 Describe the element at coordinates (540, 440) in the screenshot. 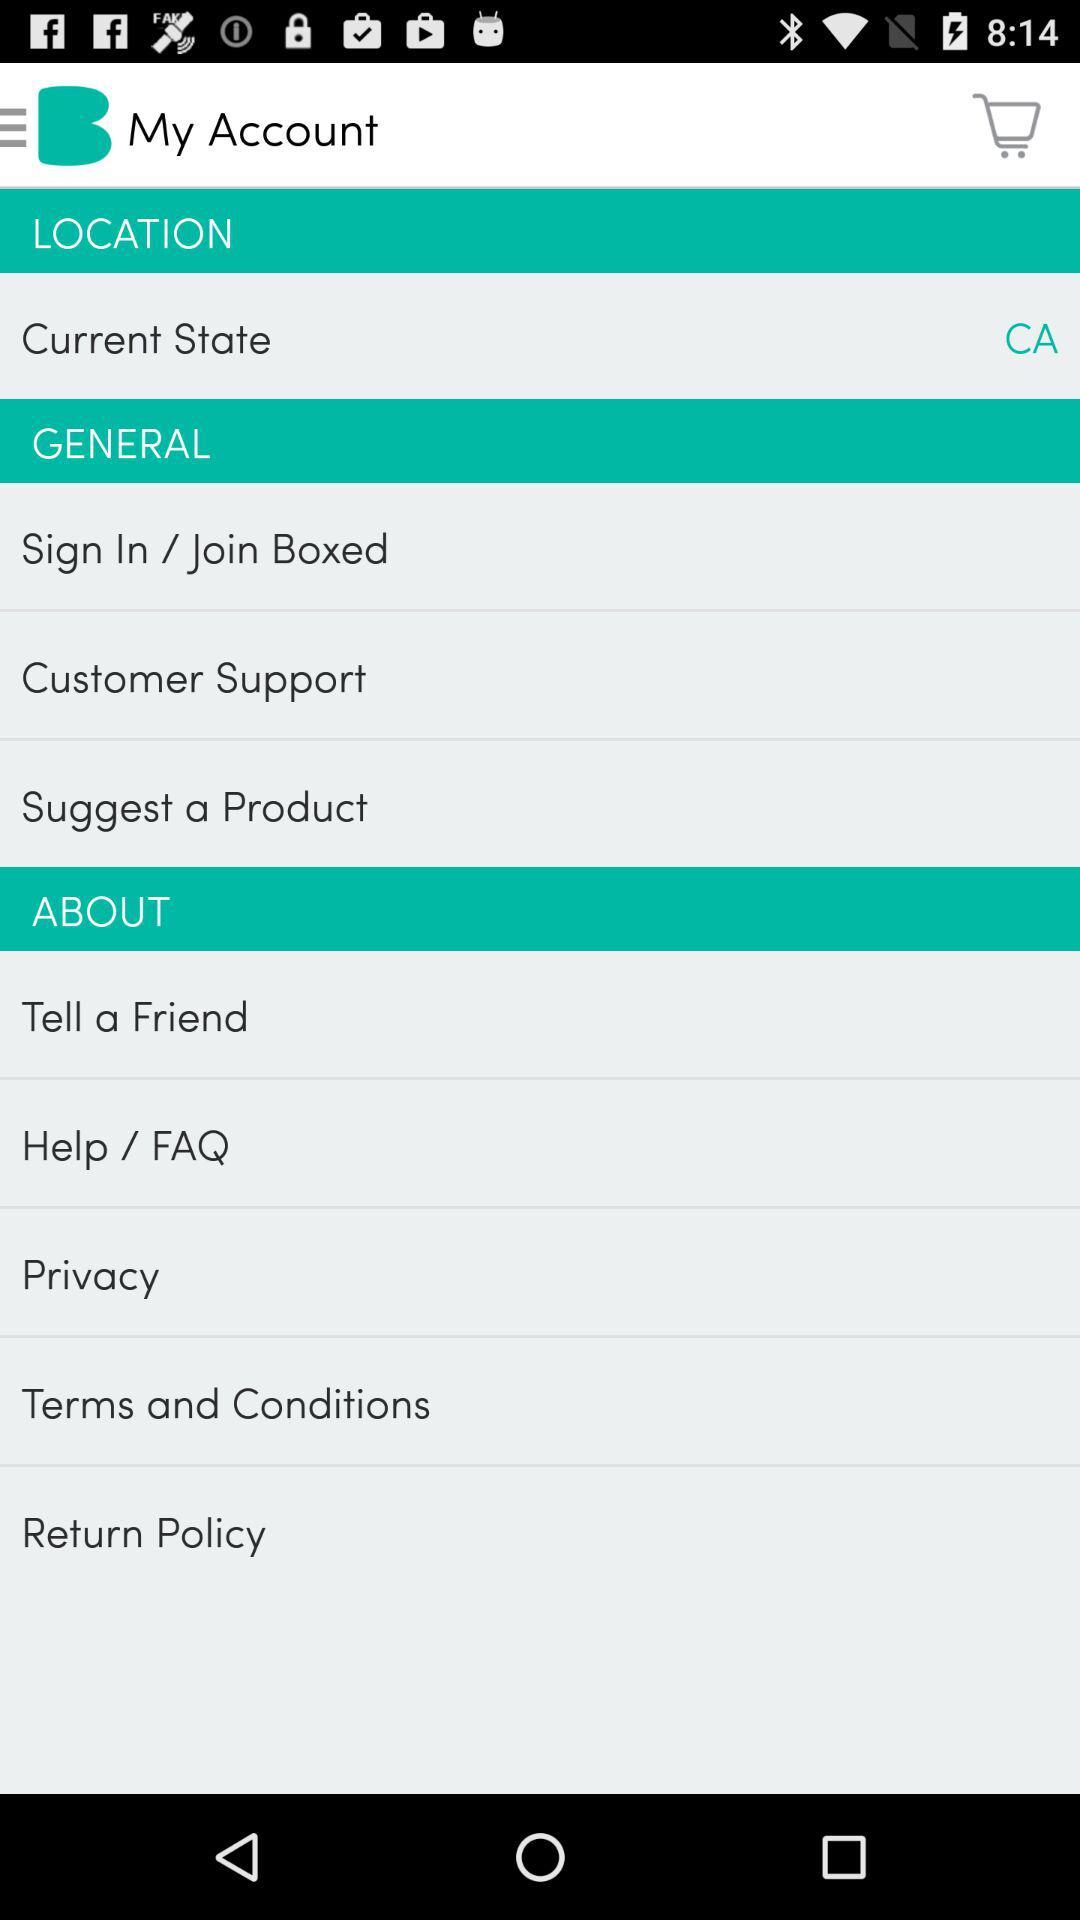

I see `general item` at that location.